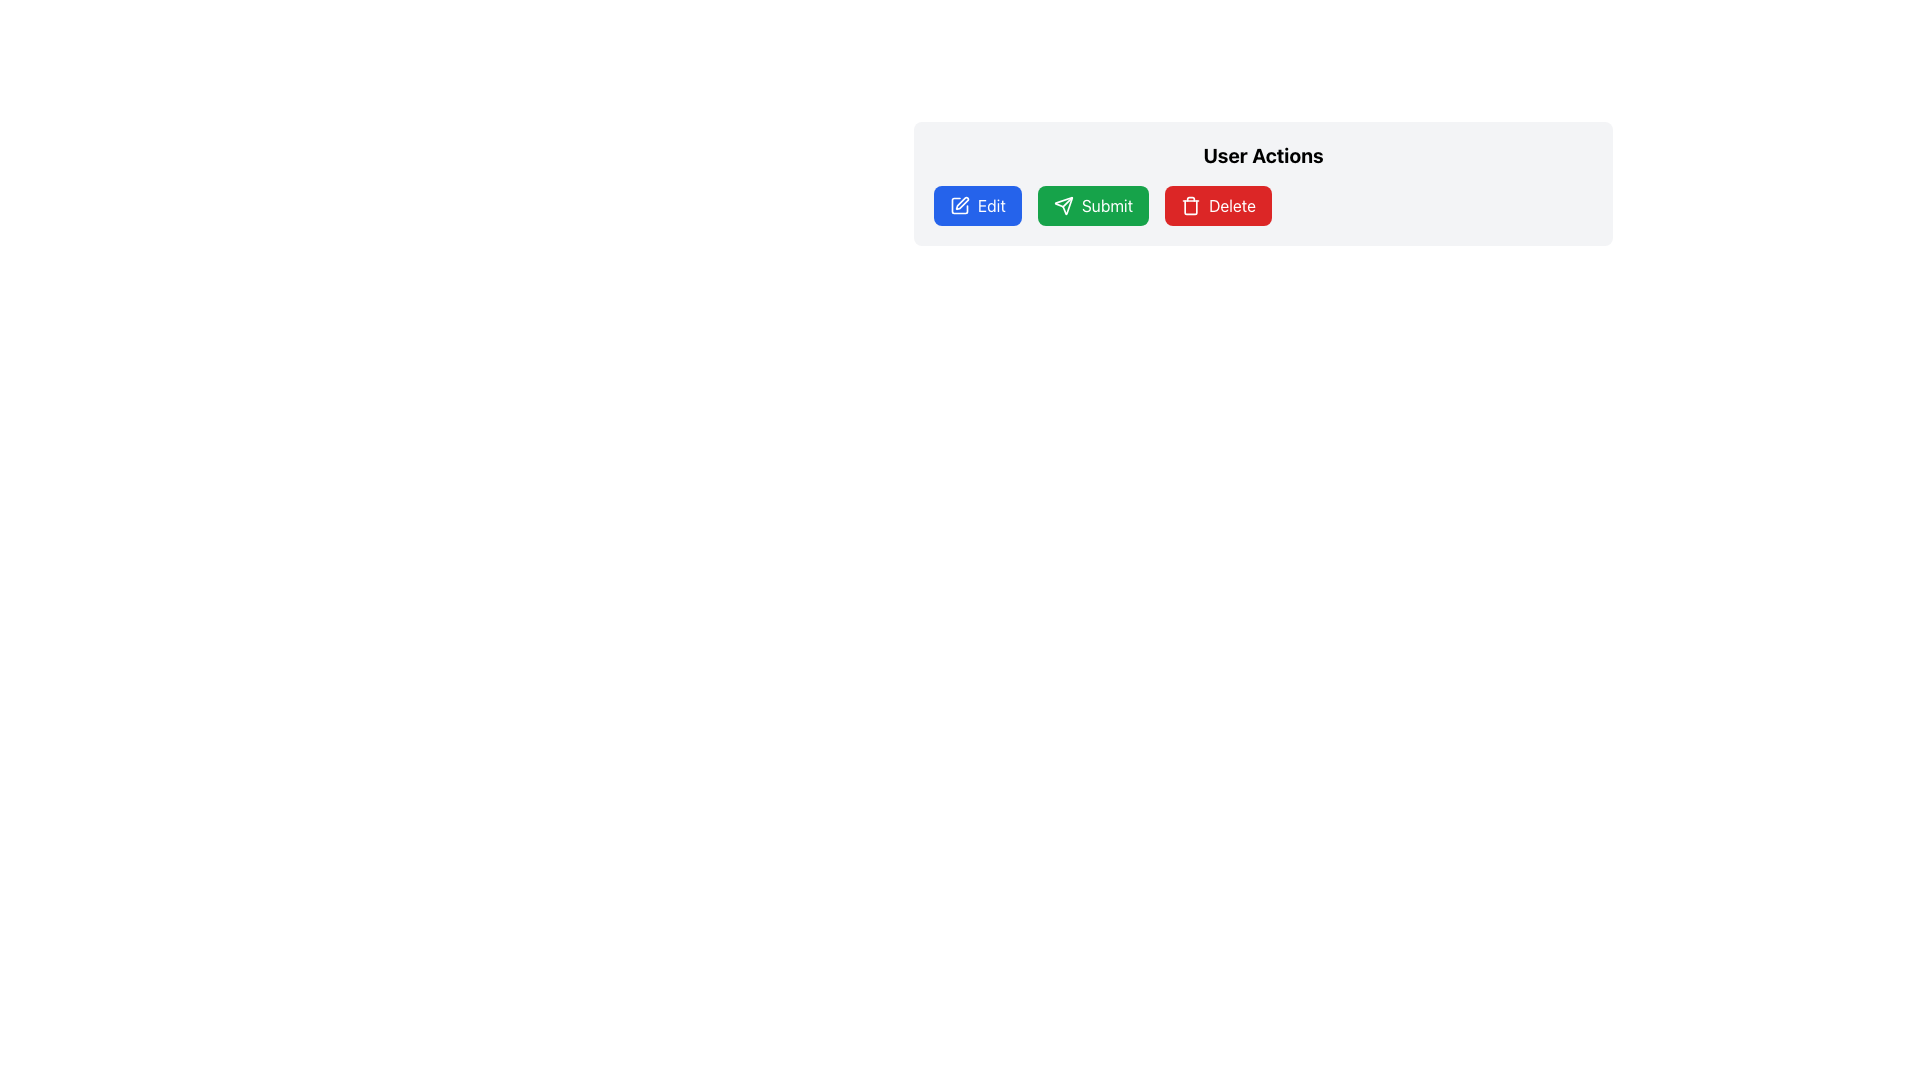  I want to click on the 'Submit' button that contains the paper plane icon located between the 'Edit' and 'Delete' buttons in the 'User Actions' section, so click(1066, 202).